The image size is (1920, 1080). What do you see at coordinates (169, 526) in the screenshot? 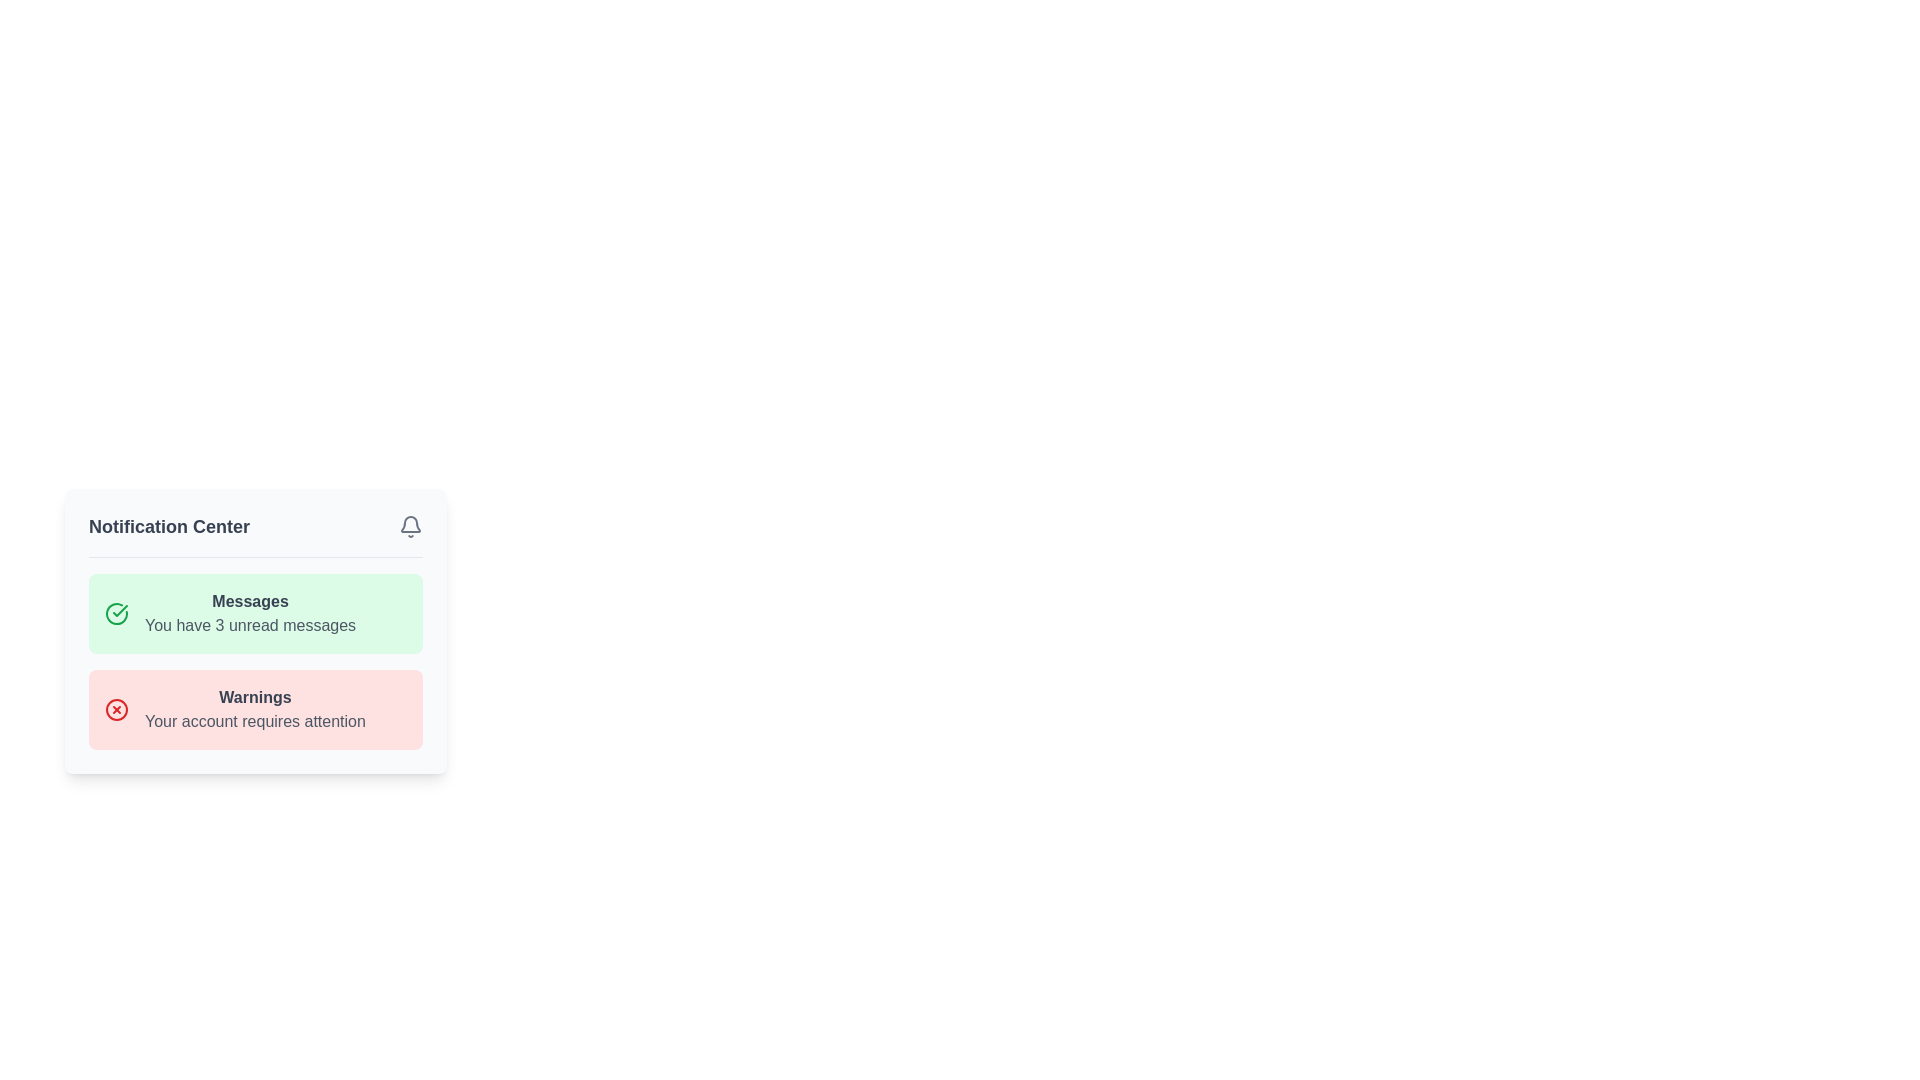
I see `the 'Notification Center' text label, which is styled with a bold font and dark gray color, prominently placed at the top-left of a card layout` at bounding box center [169, 526].